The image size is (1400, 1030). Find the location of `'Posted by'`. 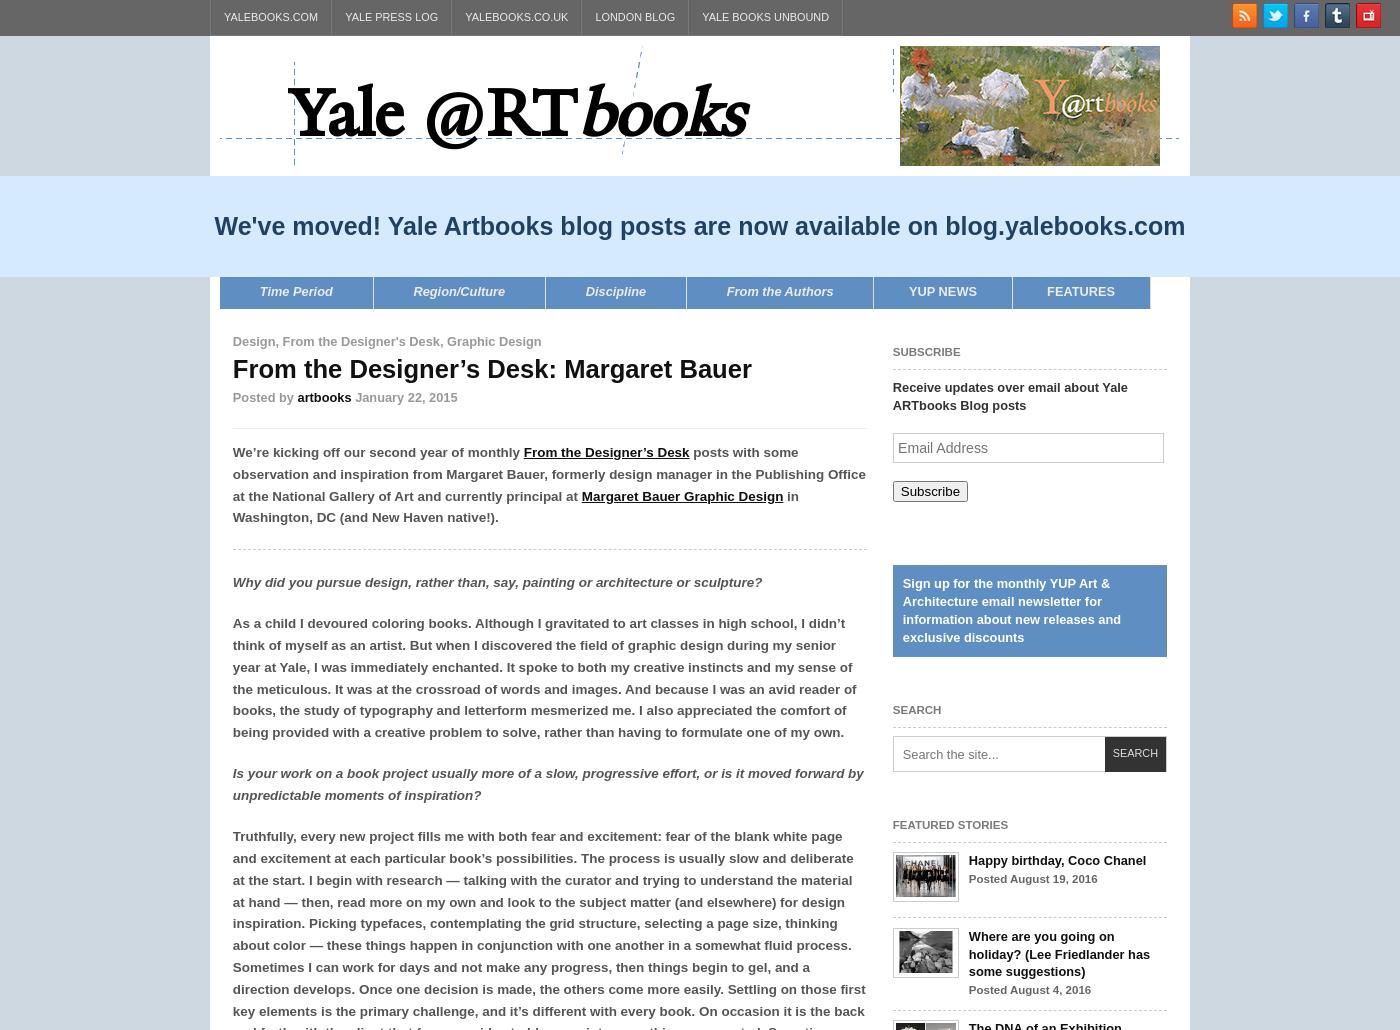

'Posted by' is located at coordinates (264, 397).